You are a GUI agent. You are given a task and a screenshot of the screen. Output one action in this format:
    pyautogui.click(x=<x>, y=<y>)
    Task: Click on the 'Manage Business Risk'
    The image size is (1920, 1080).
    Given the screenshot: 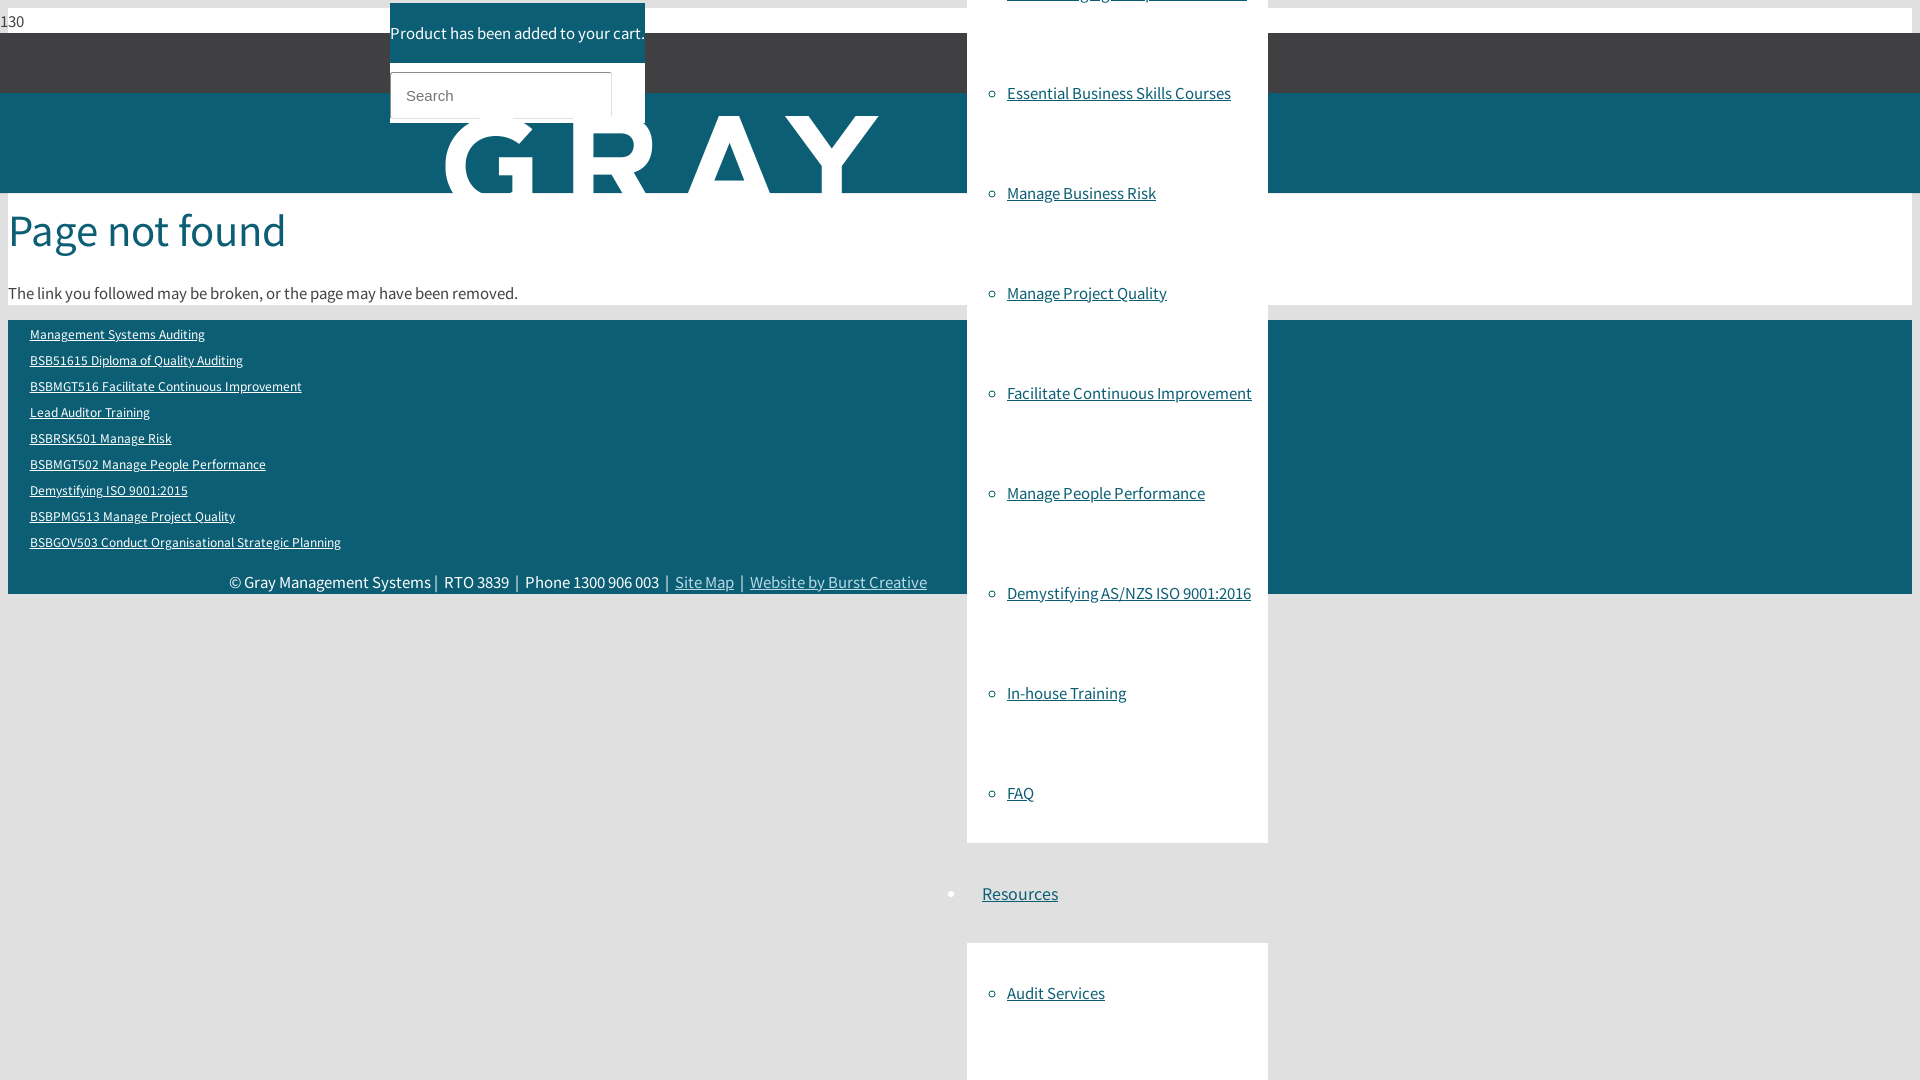 What is the action you would take?
    pyautogui.click(x=1080, y=192)
    